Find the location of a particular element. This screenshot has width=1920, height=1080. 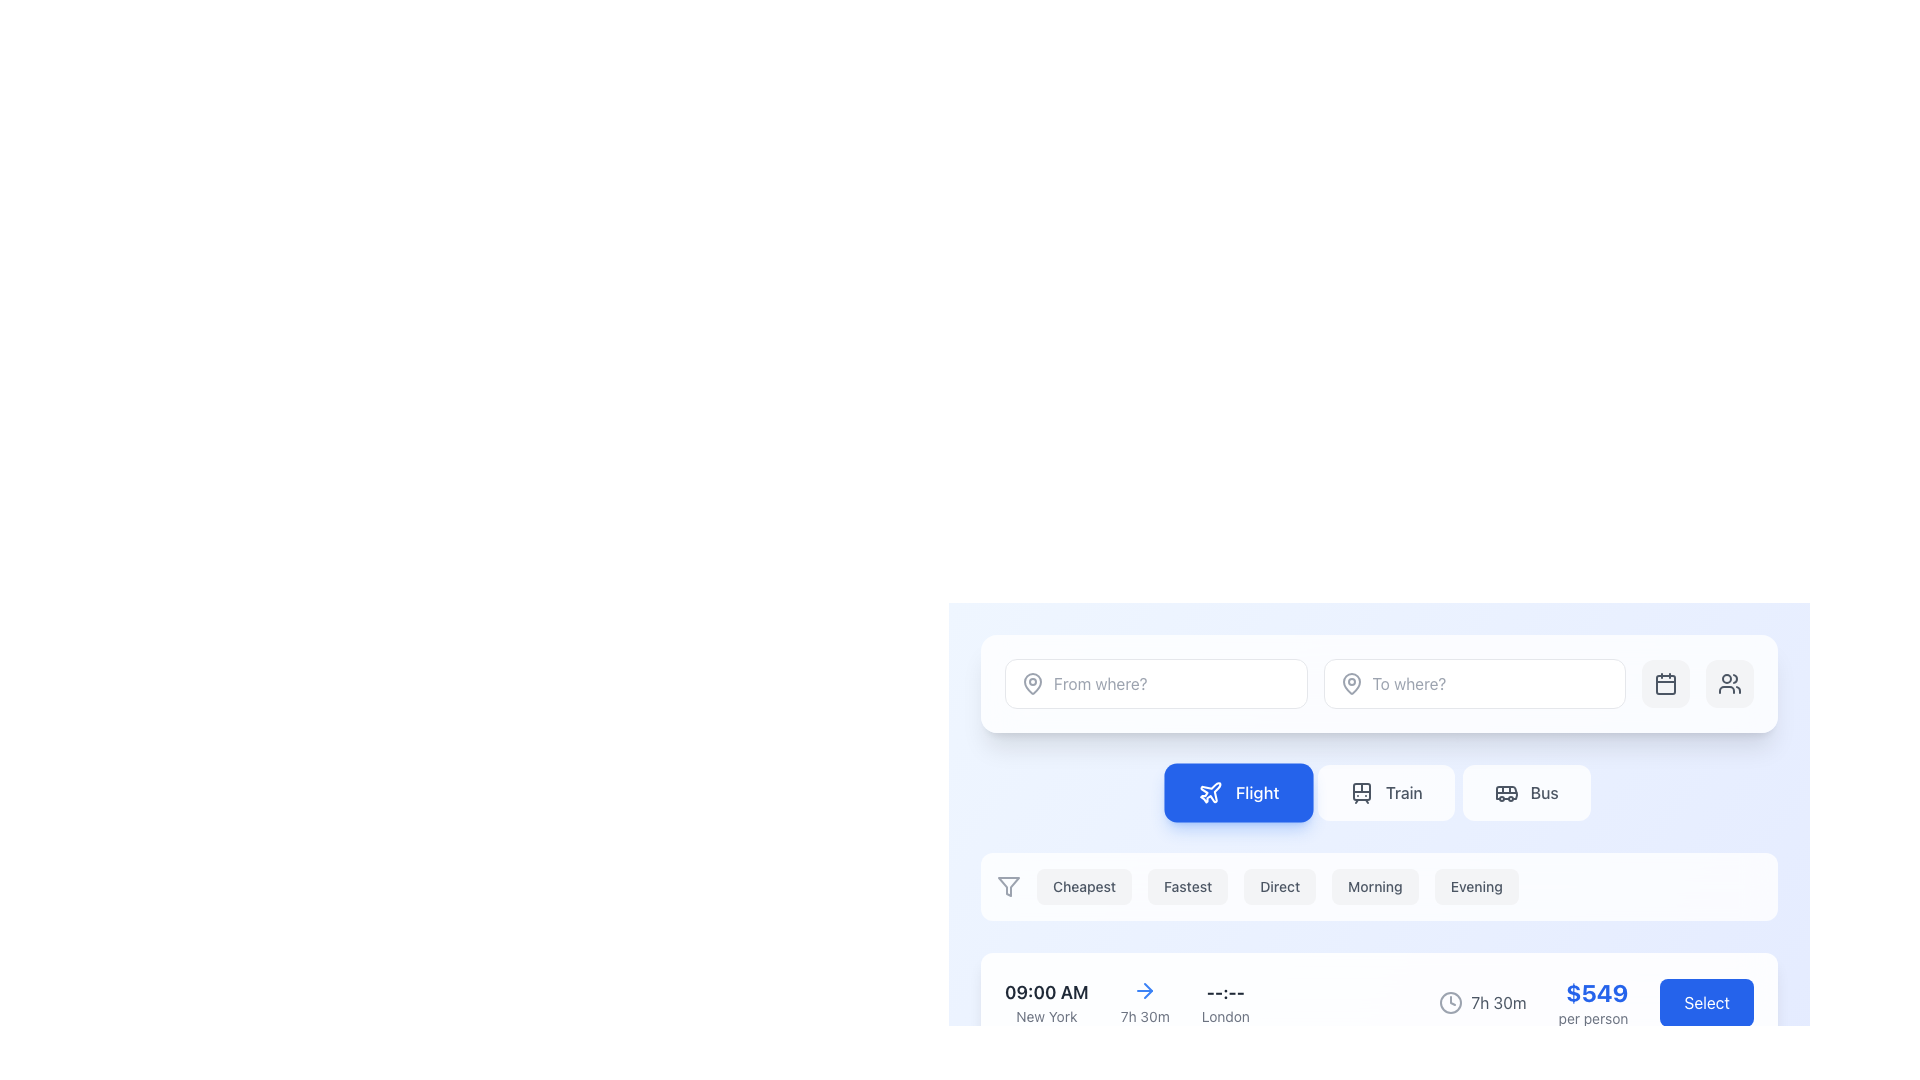

the navigation icon associated with the blue-highlighted Flight button is located at coordinates (1148, 991).